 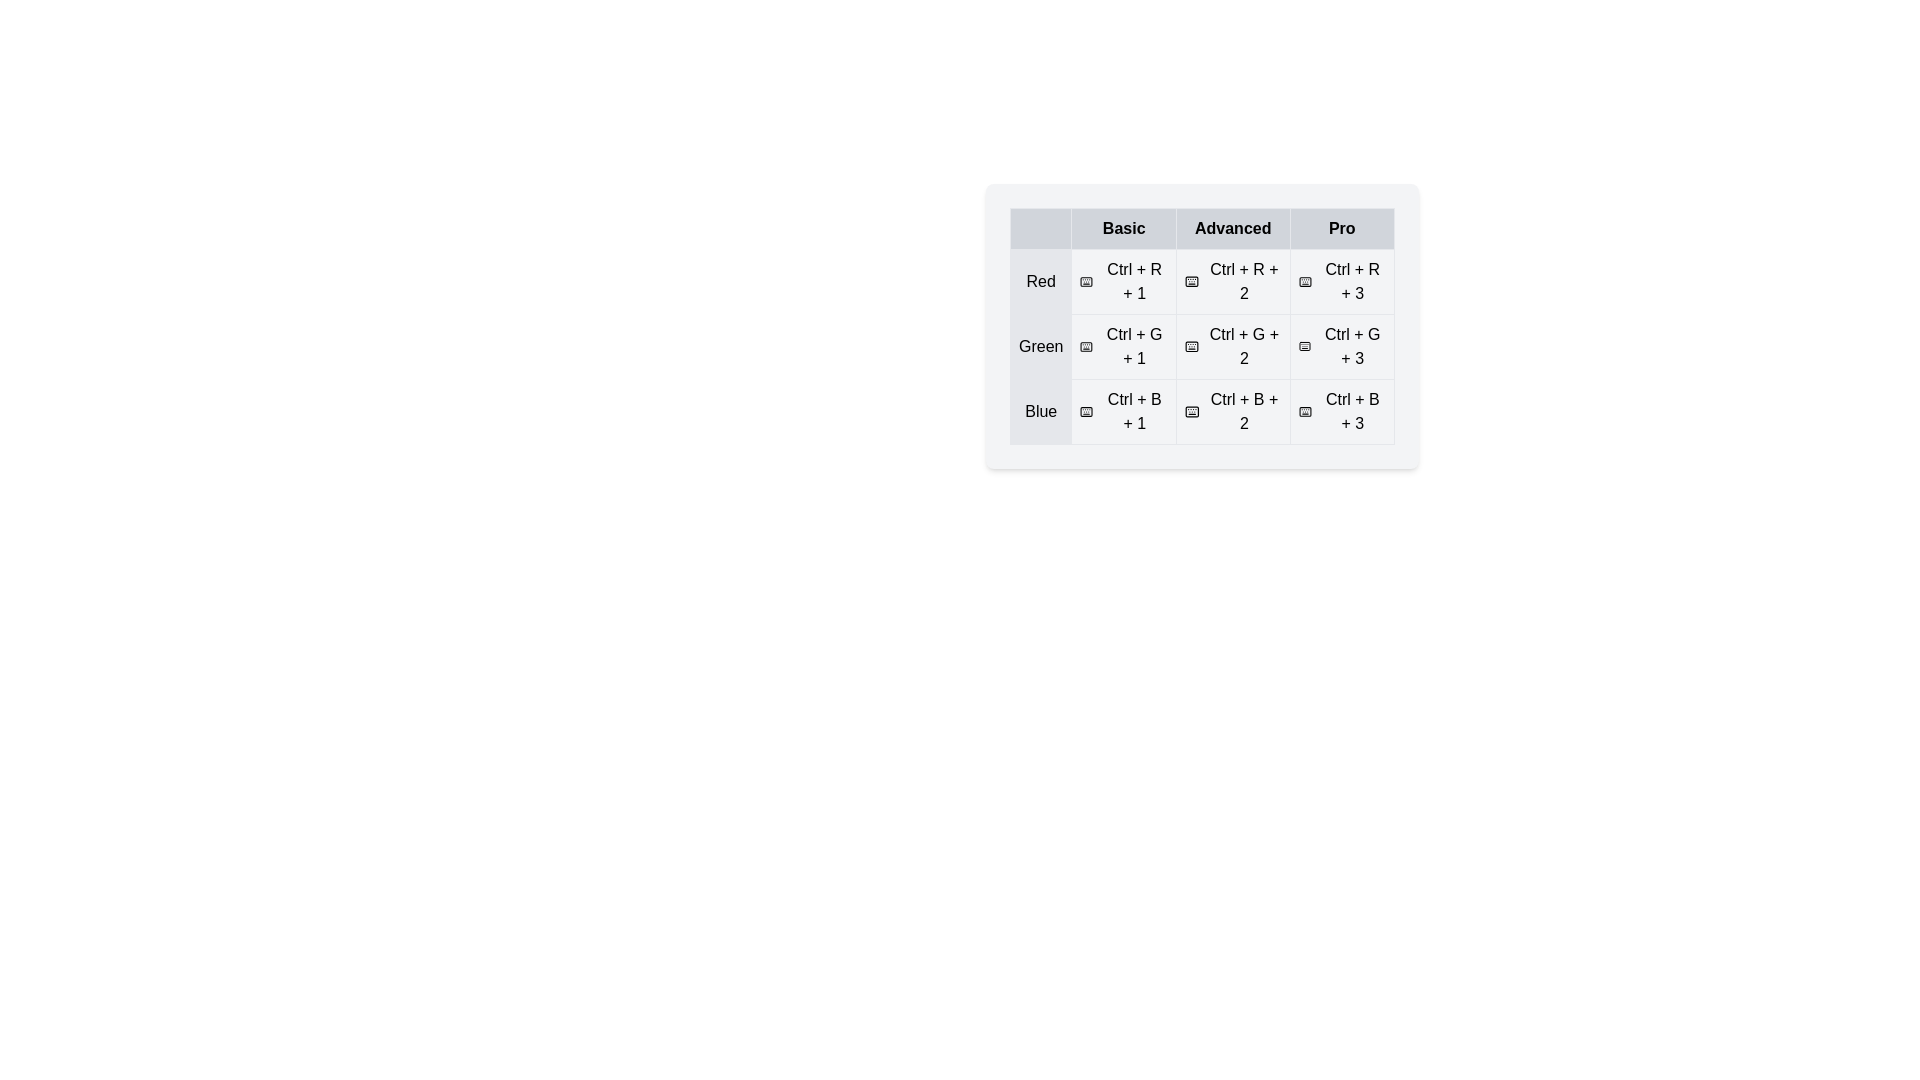 I want to click on the button-like visual element in the second cell of the 'Blue' row under the 'Advanced' column, so click(x=1232, y=411).